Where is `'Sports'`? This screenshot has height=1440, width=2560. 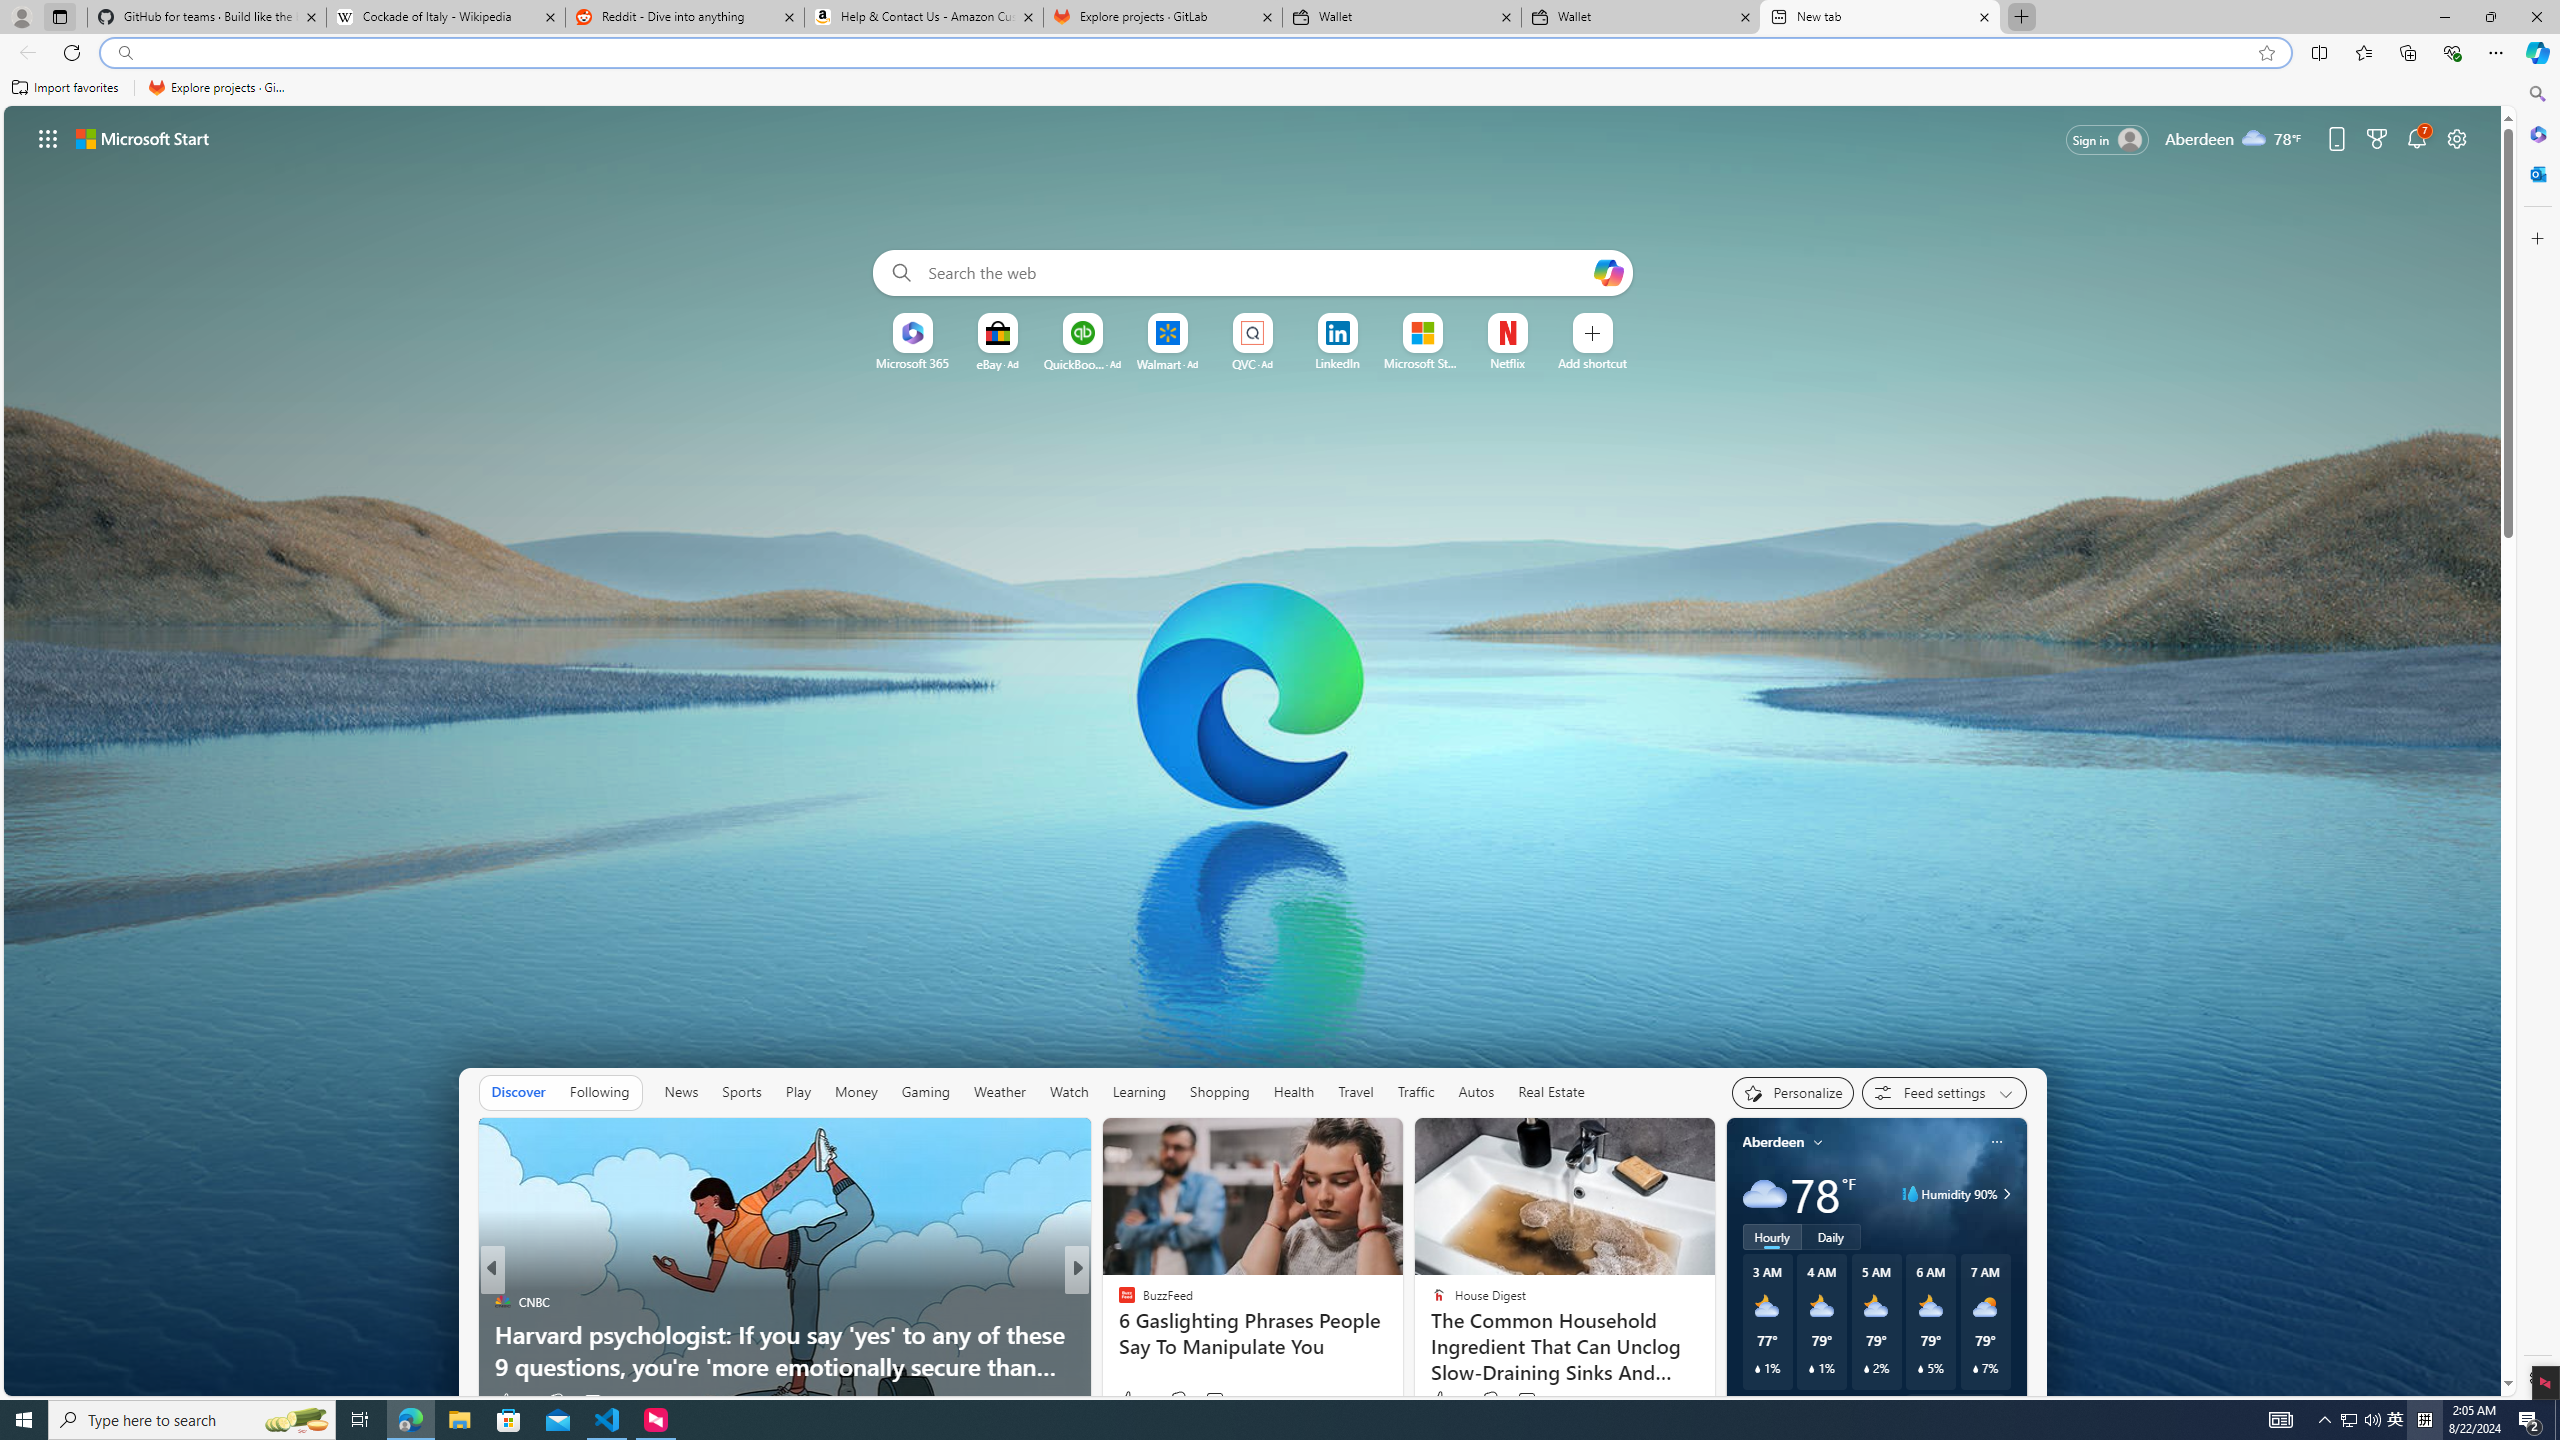
'Sports' is located at coordinates (741, 1091).